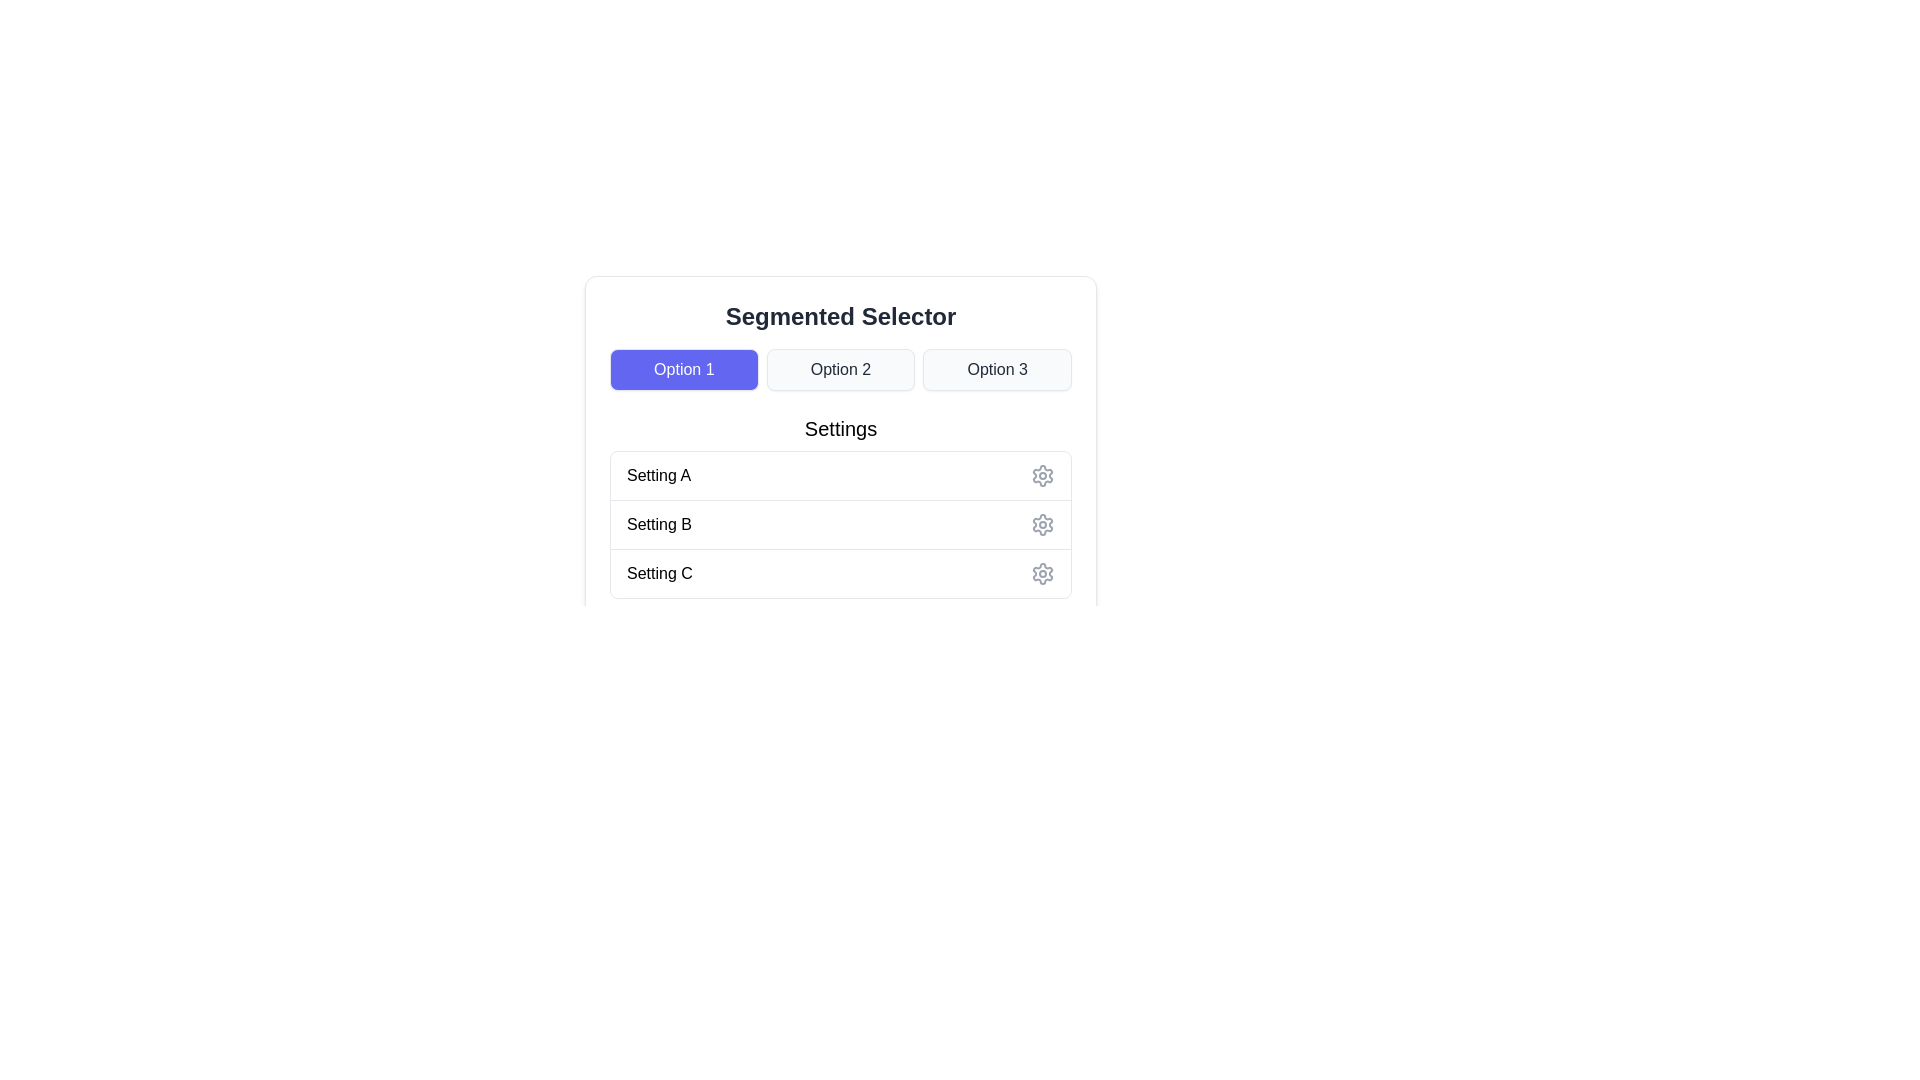 The image size is (1920, 1080). What do you see at coordinates (1041, 523) in the screenshot?
I see `the settings icon (gear icon) located in the second row next to 'Setting B'` at bounding box center [1041, 523].